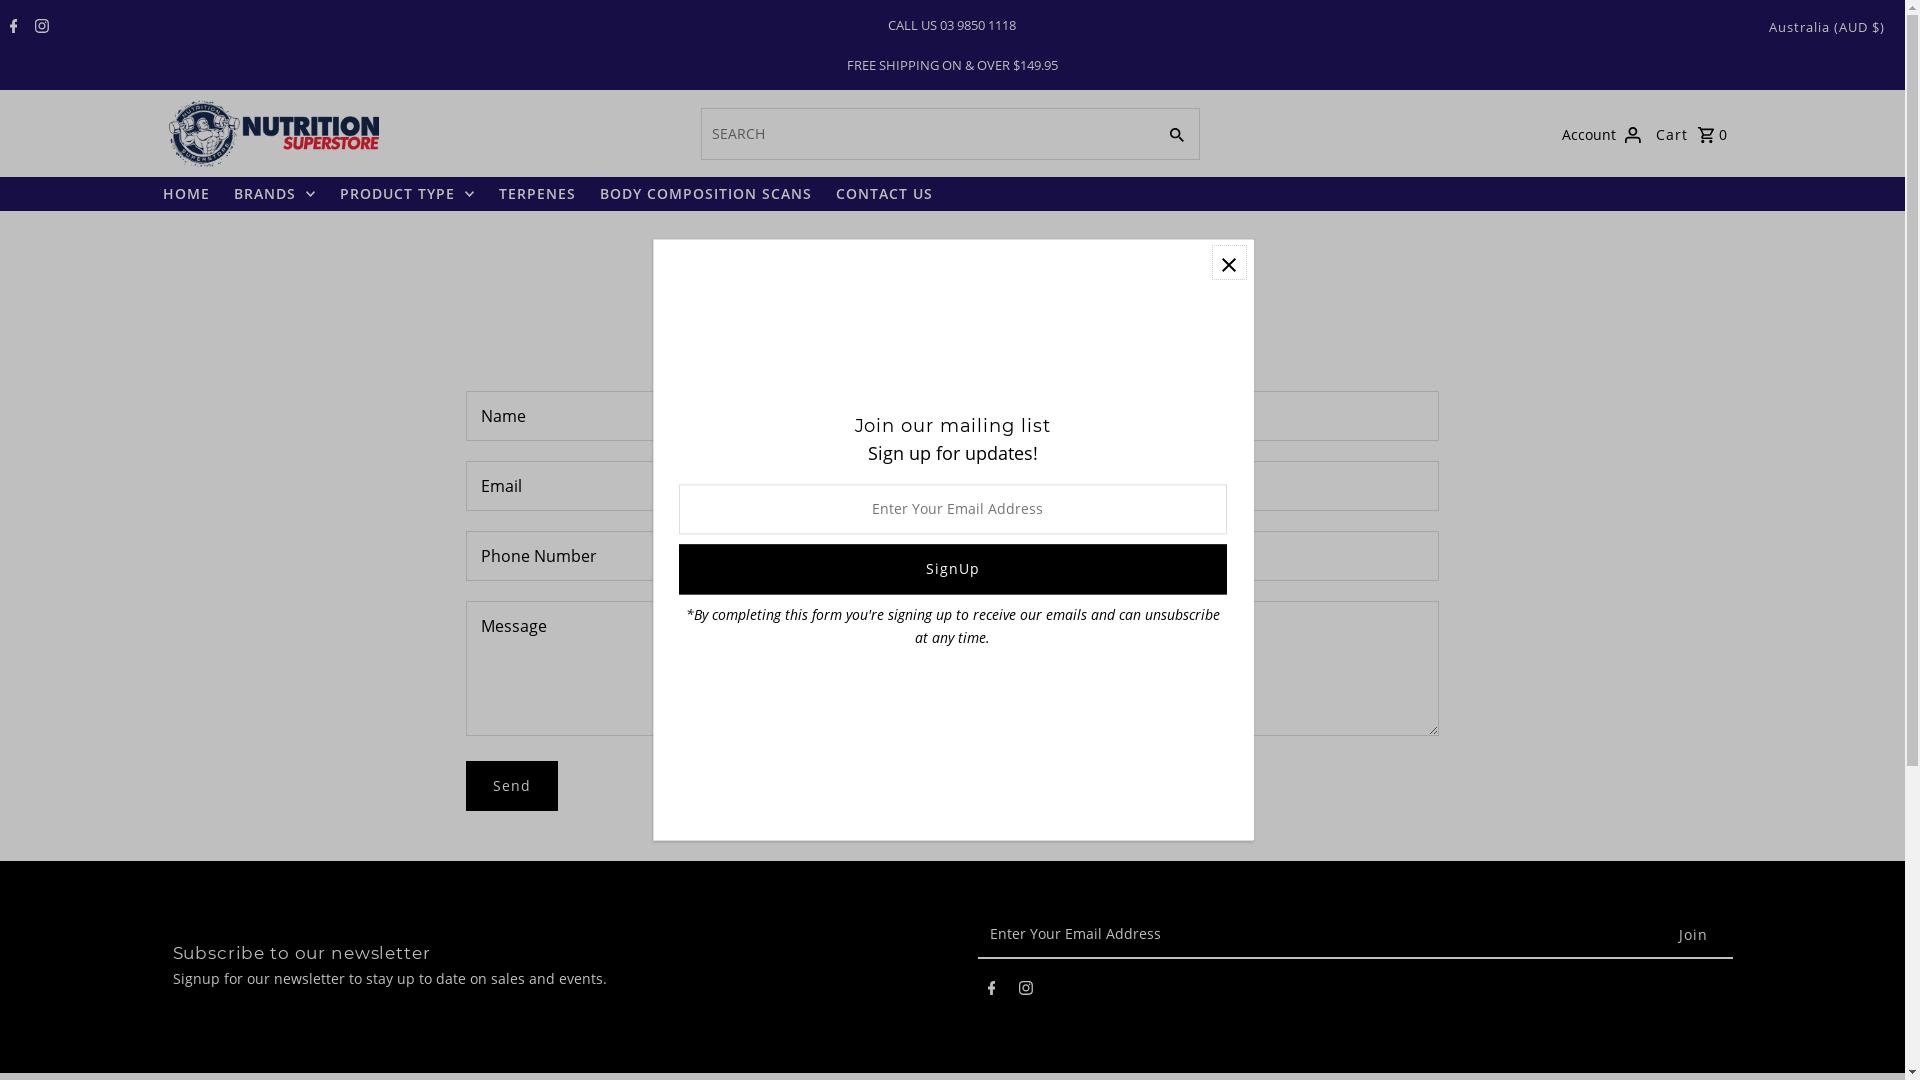  What do you see at coordinates (705, 193) in the screenshot?
I see `'BODY COMPOSITION SCANS'` at bounding box center [705, 193].